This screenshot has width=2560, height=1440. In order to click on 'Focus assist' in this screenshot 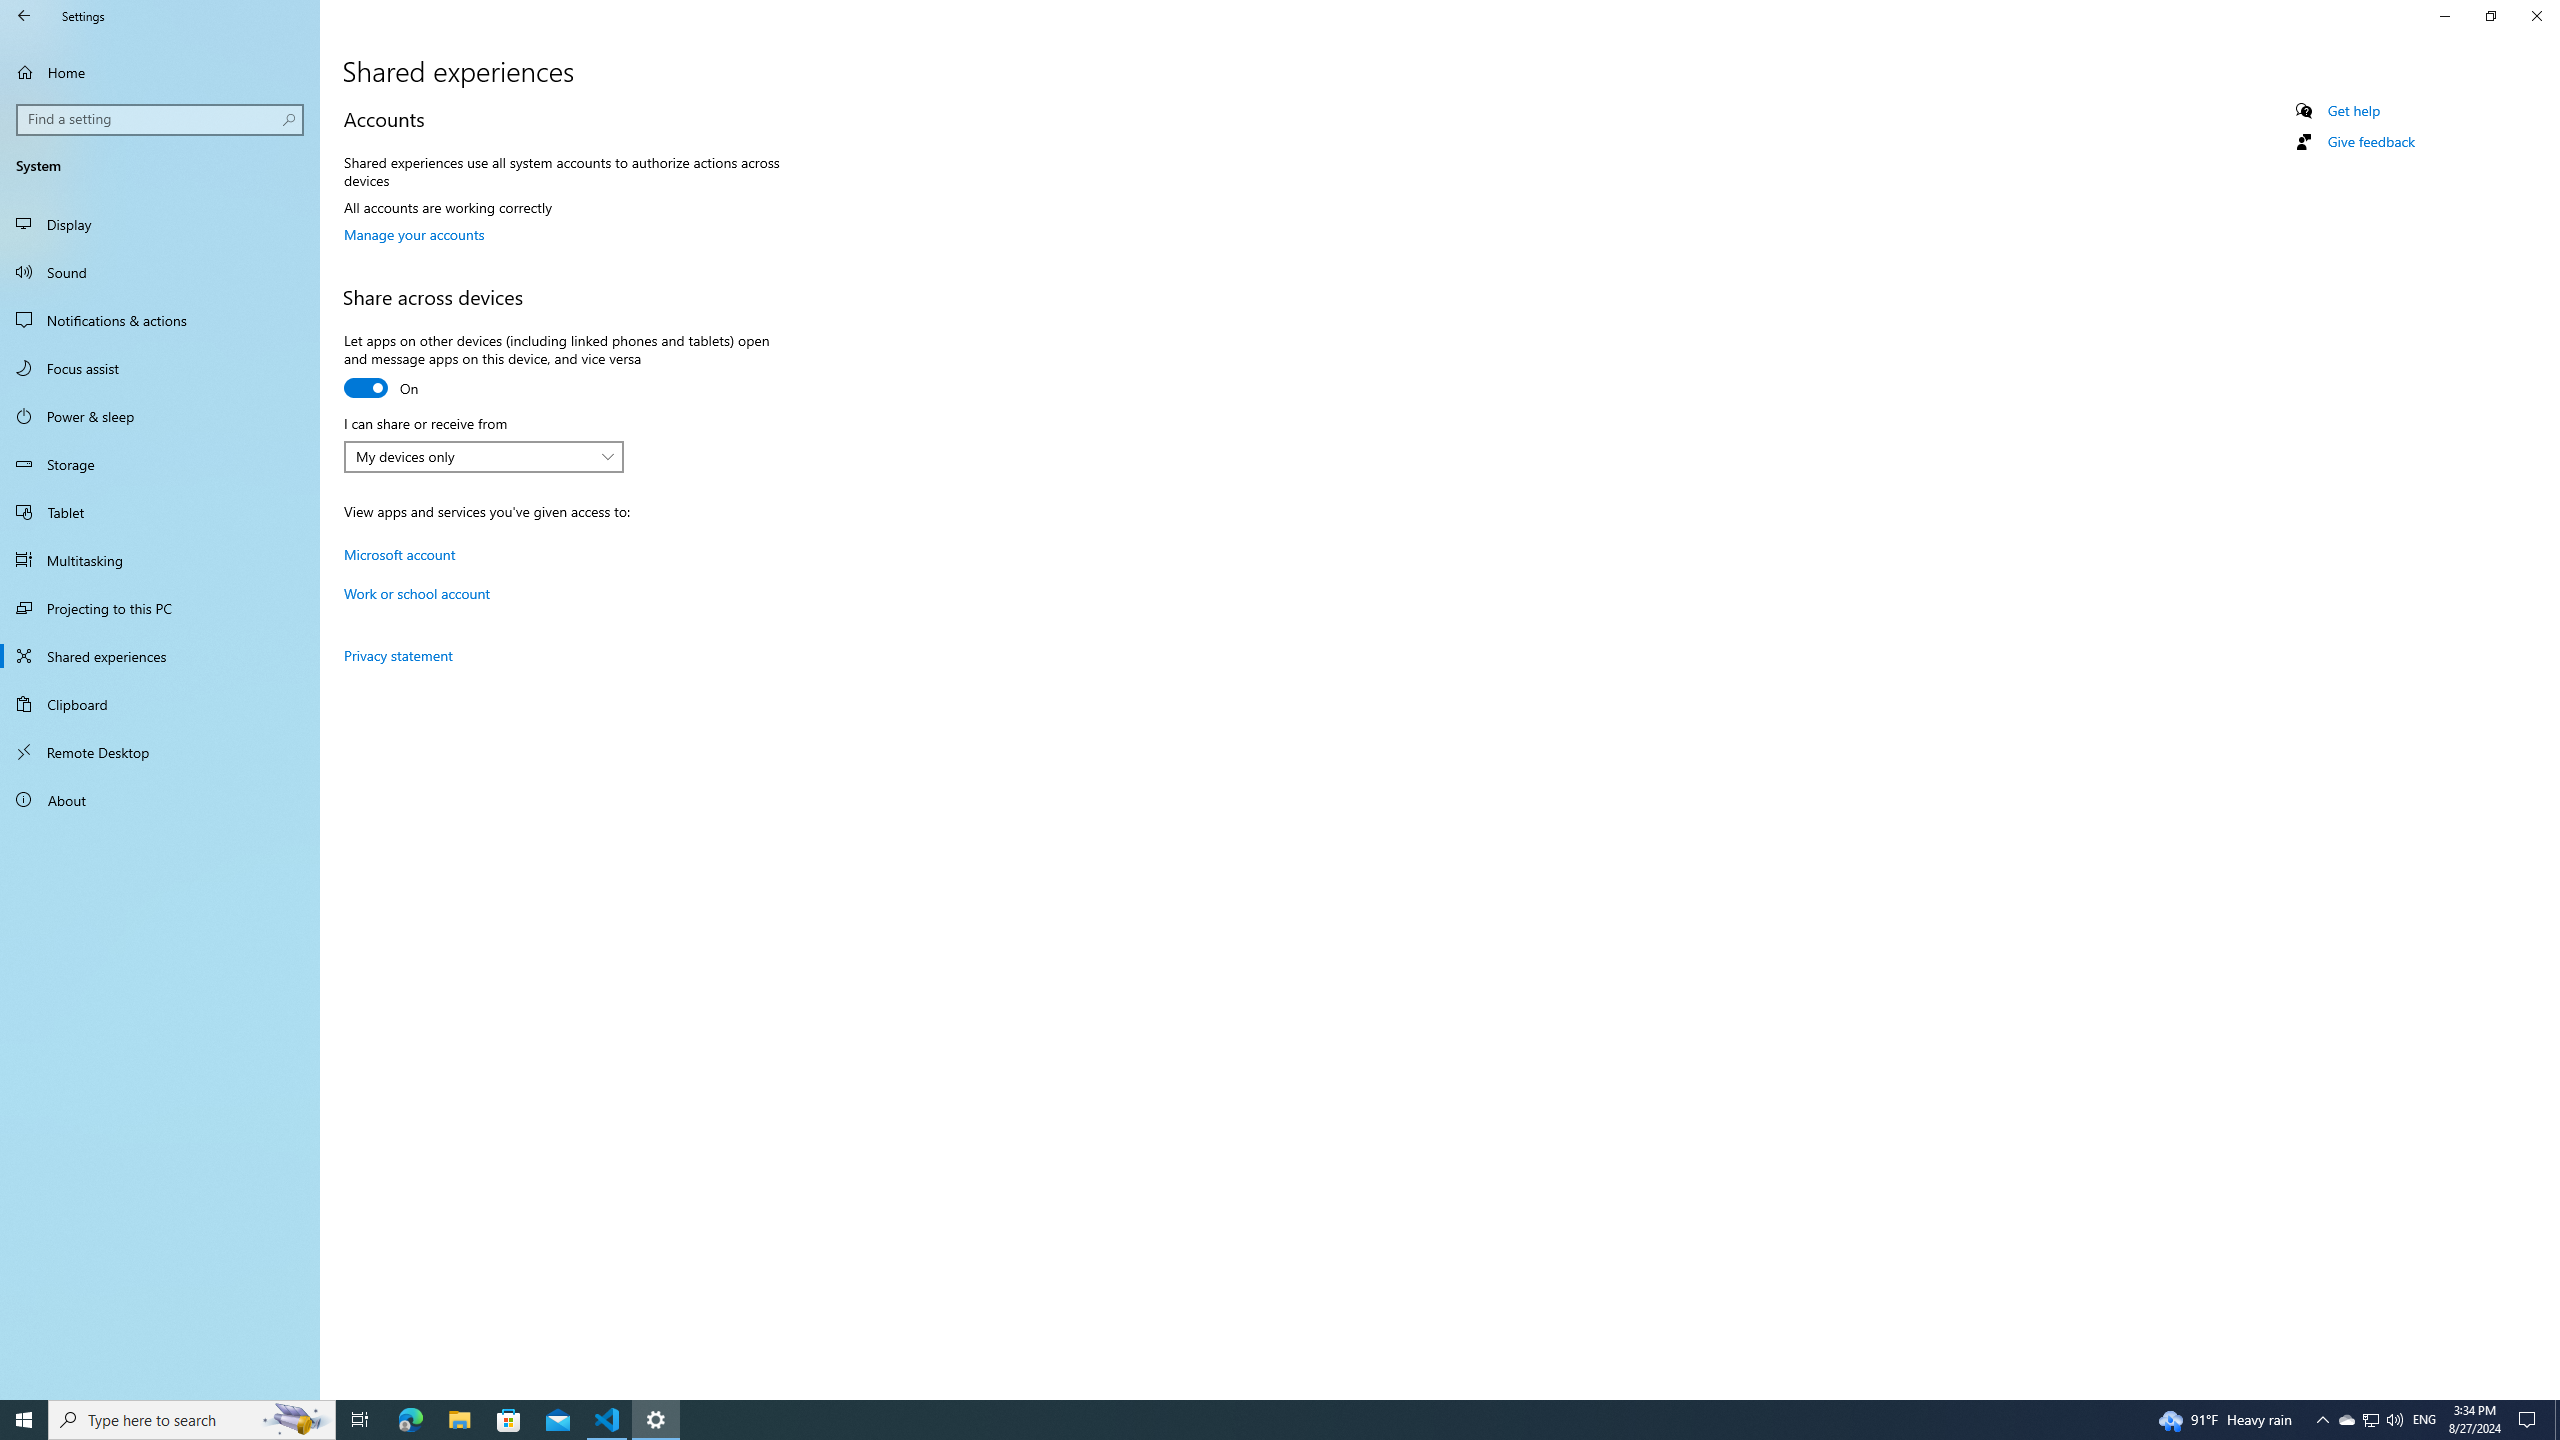, I will do `click(159, 367)`.